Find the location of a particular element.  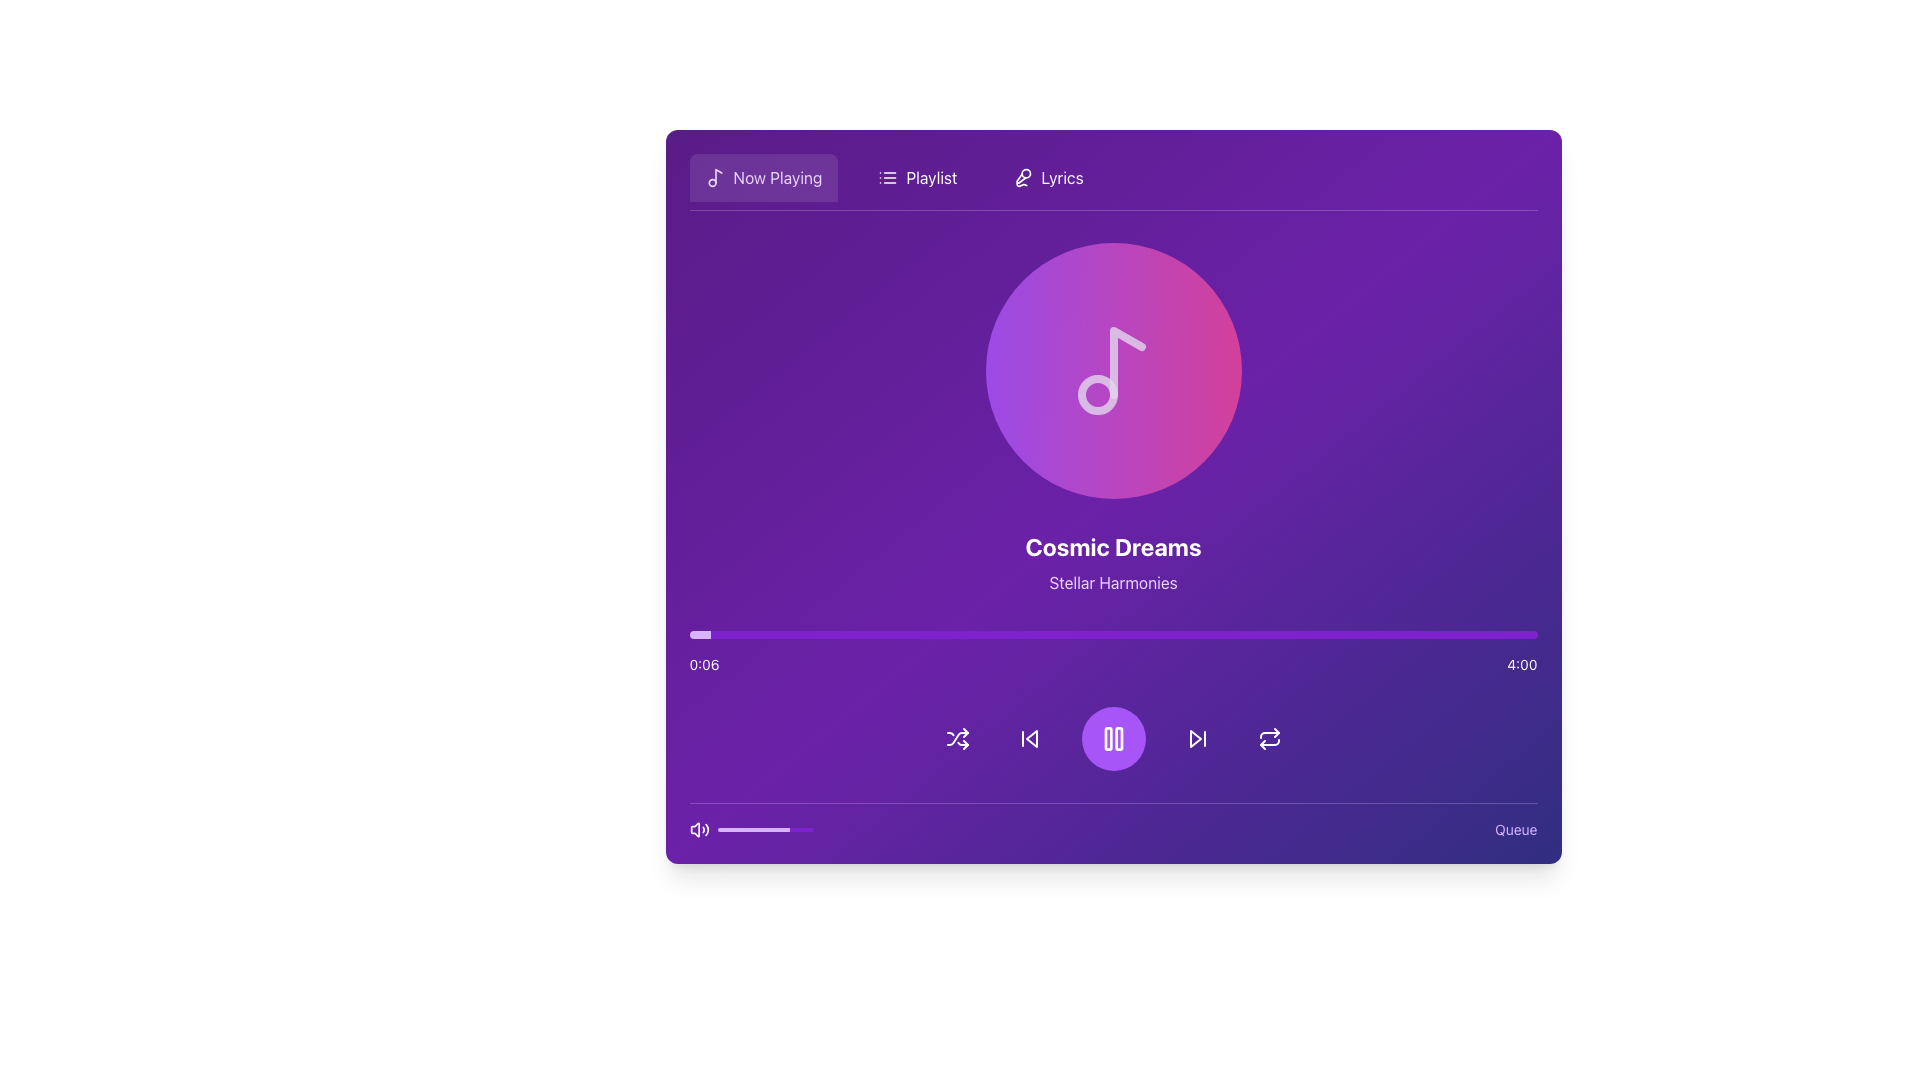

playback progress is located at coordinates (689, 635).